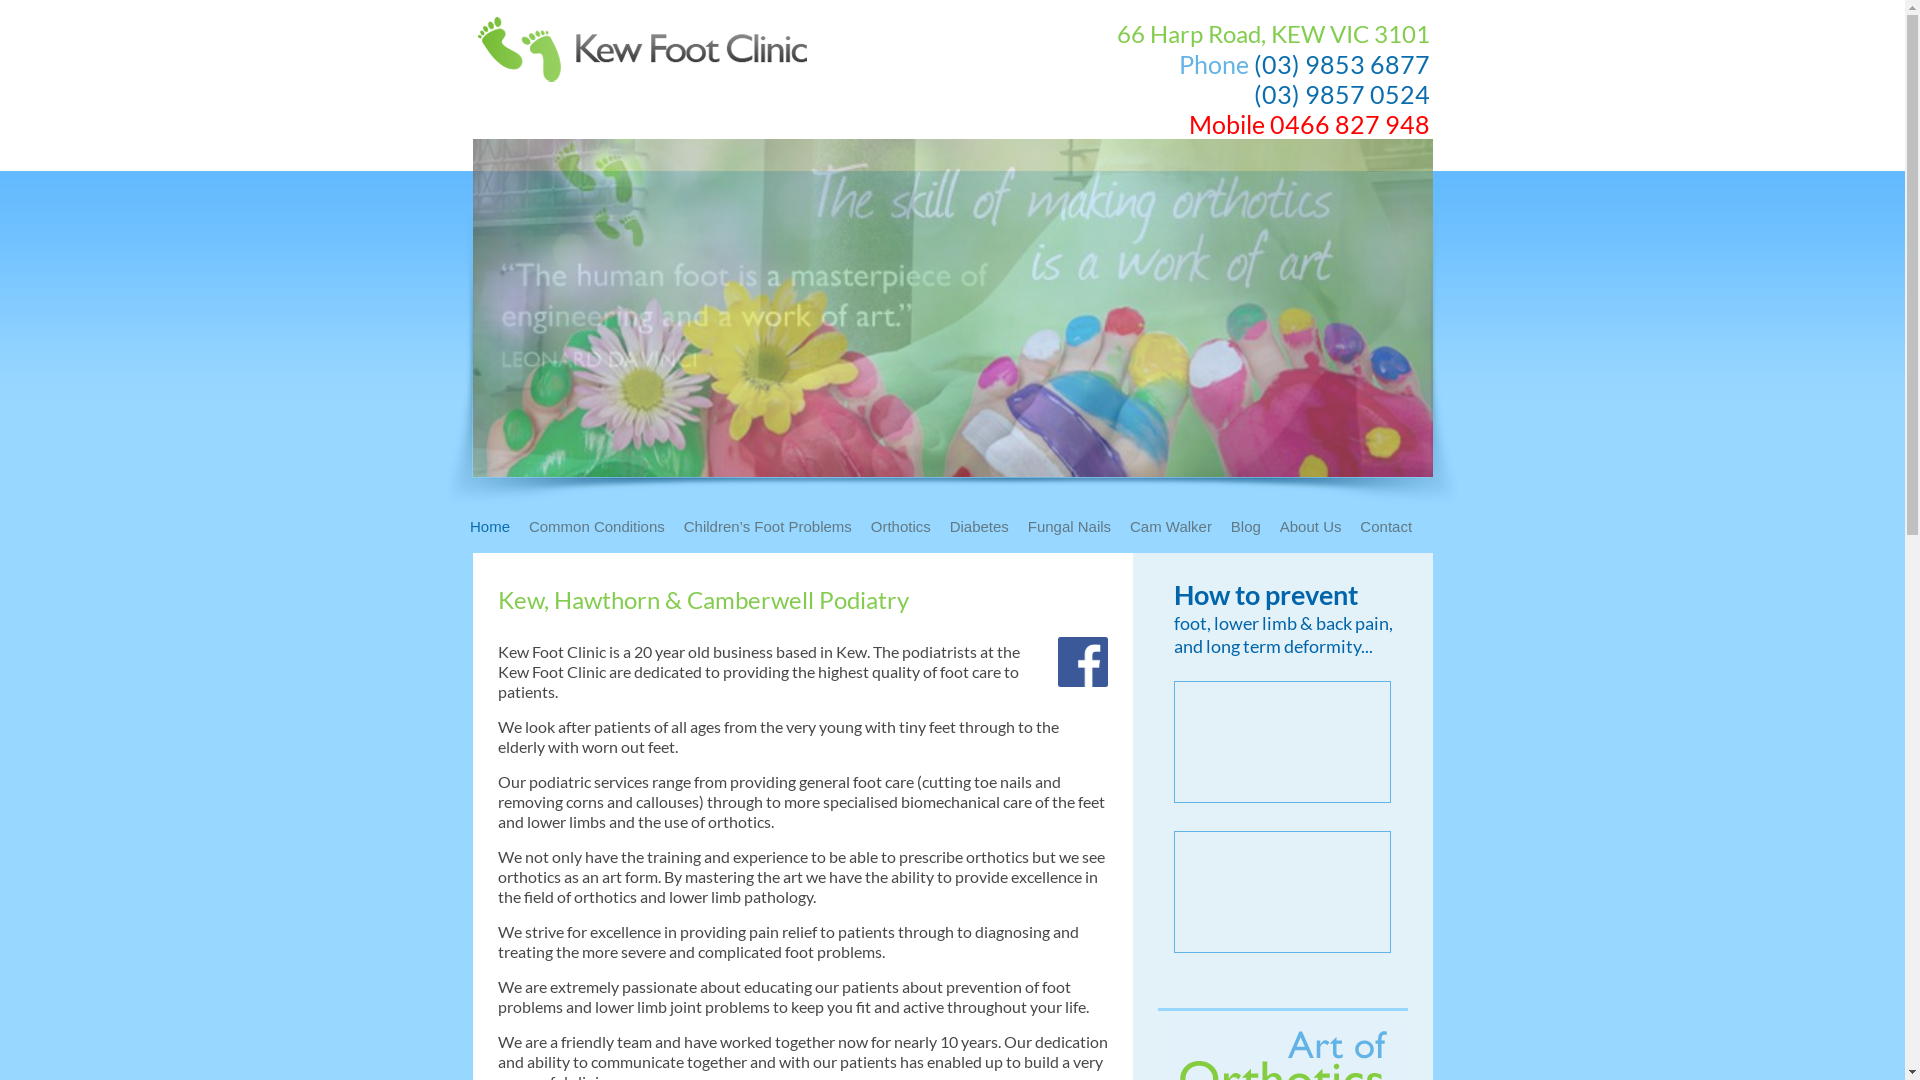  What do you see at coordinates (1349, 123) in the screenshot?
I see `'0466 827 948'` at bounding box center [1349, 123].